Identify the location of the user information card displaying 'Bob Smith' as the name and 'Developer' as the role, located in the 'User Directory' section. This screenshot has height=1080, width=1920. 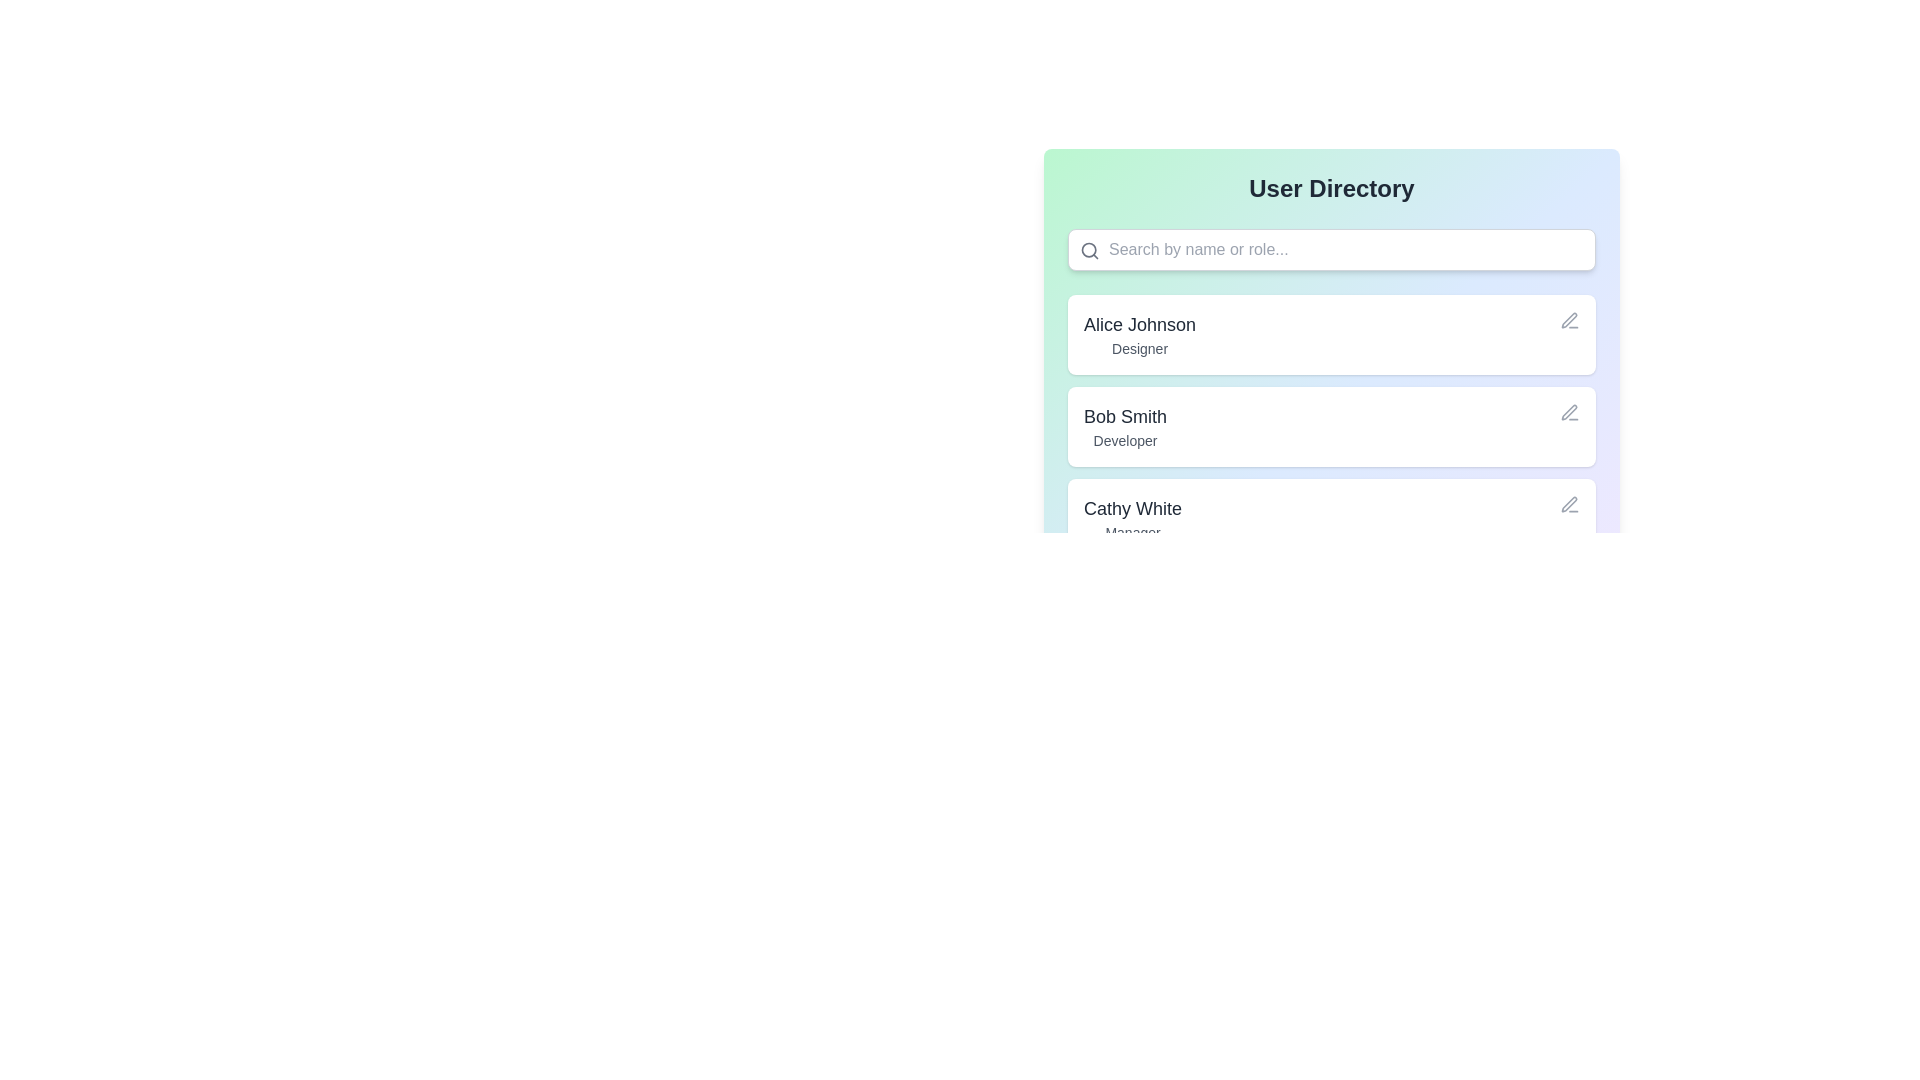
(1331, 426).